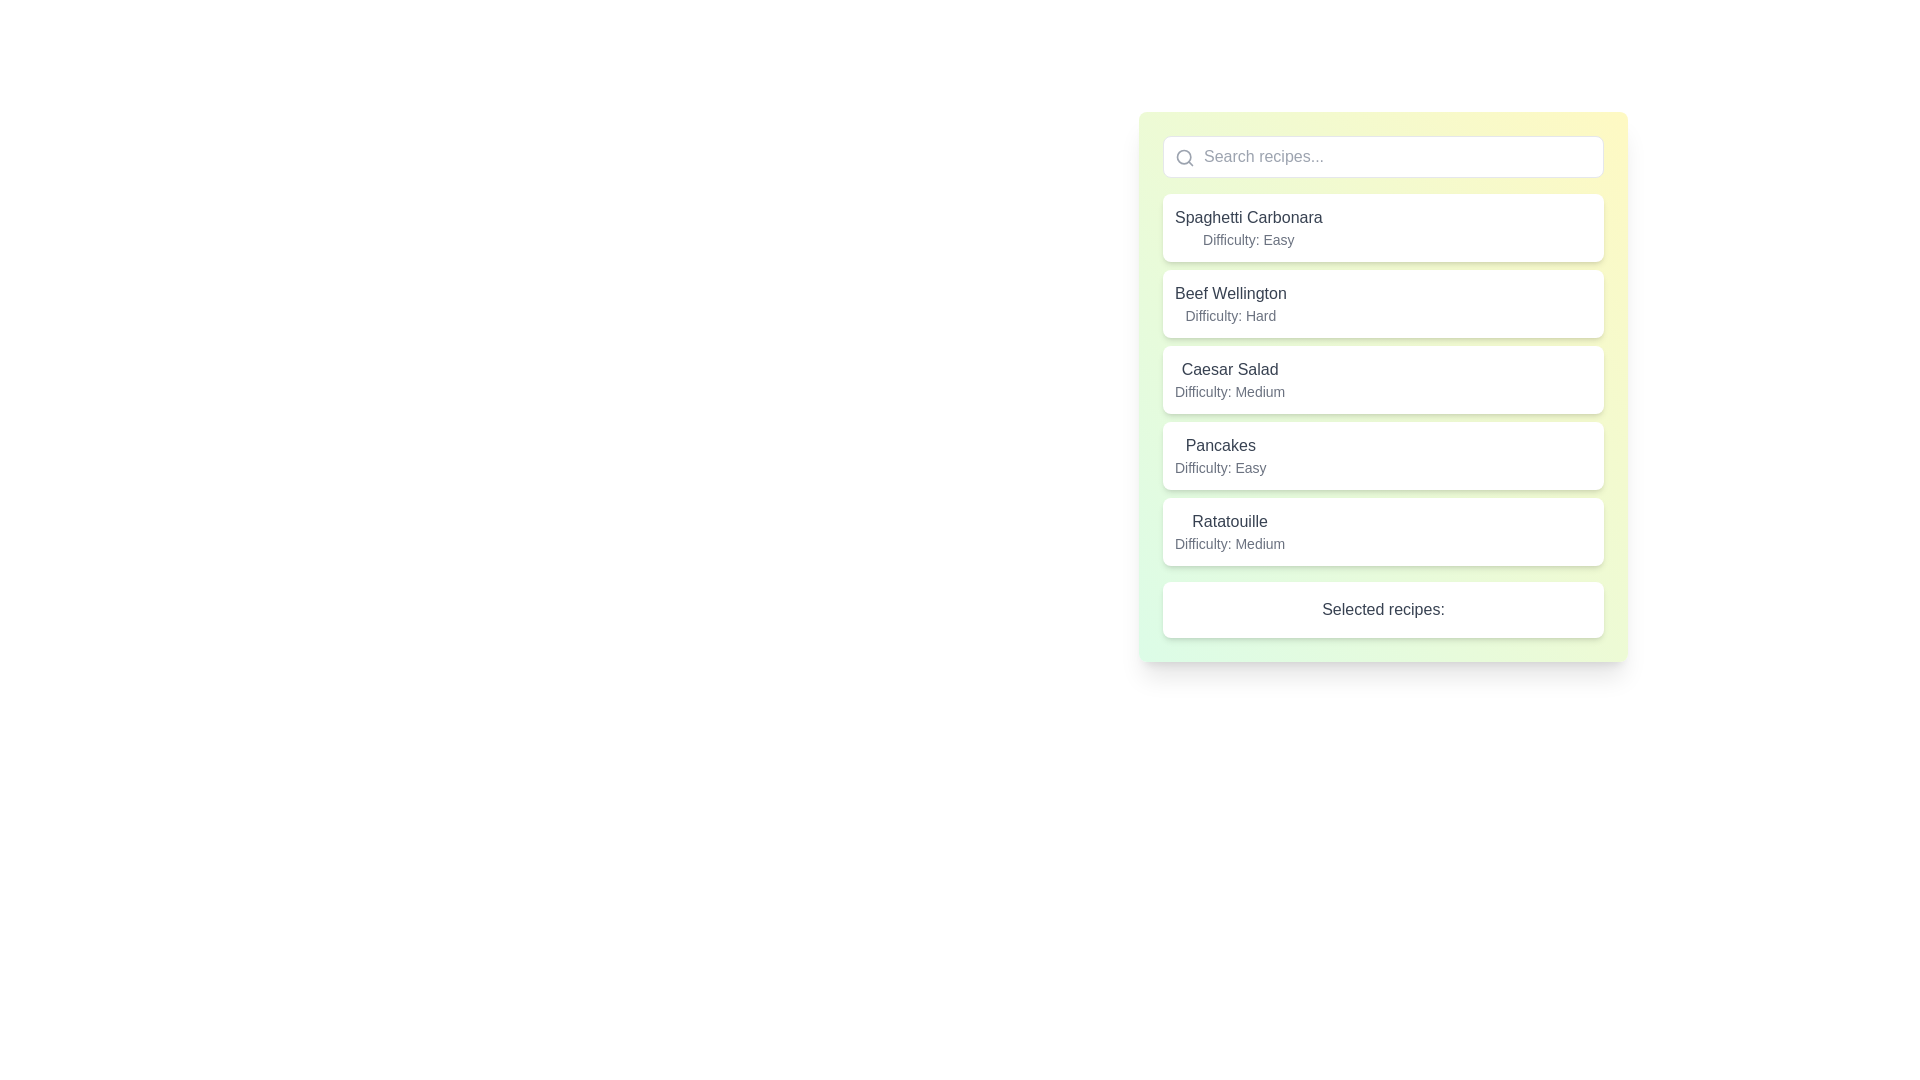 The width and height of the screenshot is (1920, 1080). Describe the element at coordinates (1219, 455) in the screenshot. I see `displayed information of the recipe 'Pancakes' with difficulty level 'Easy', which is the fourth item in the vertical list located beneath 'Caesar Salad'` at that location.